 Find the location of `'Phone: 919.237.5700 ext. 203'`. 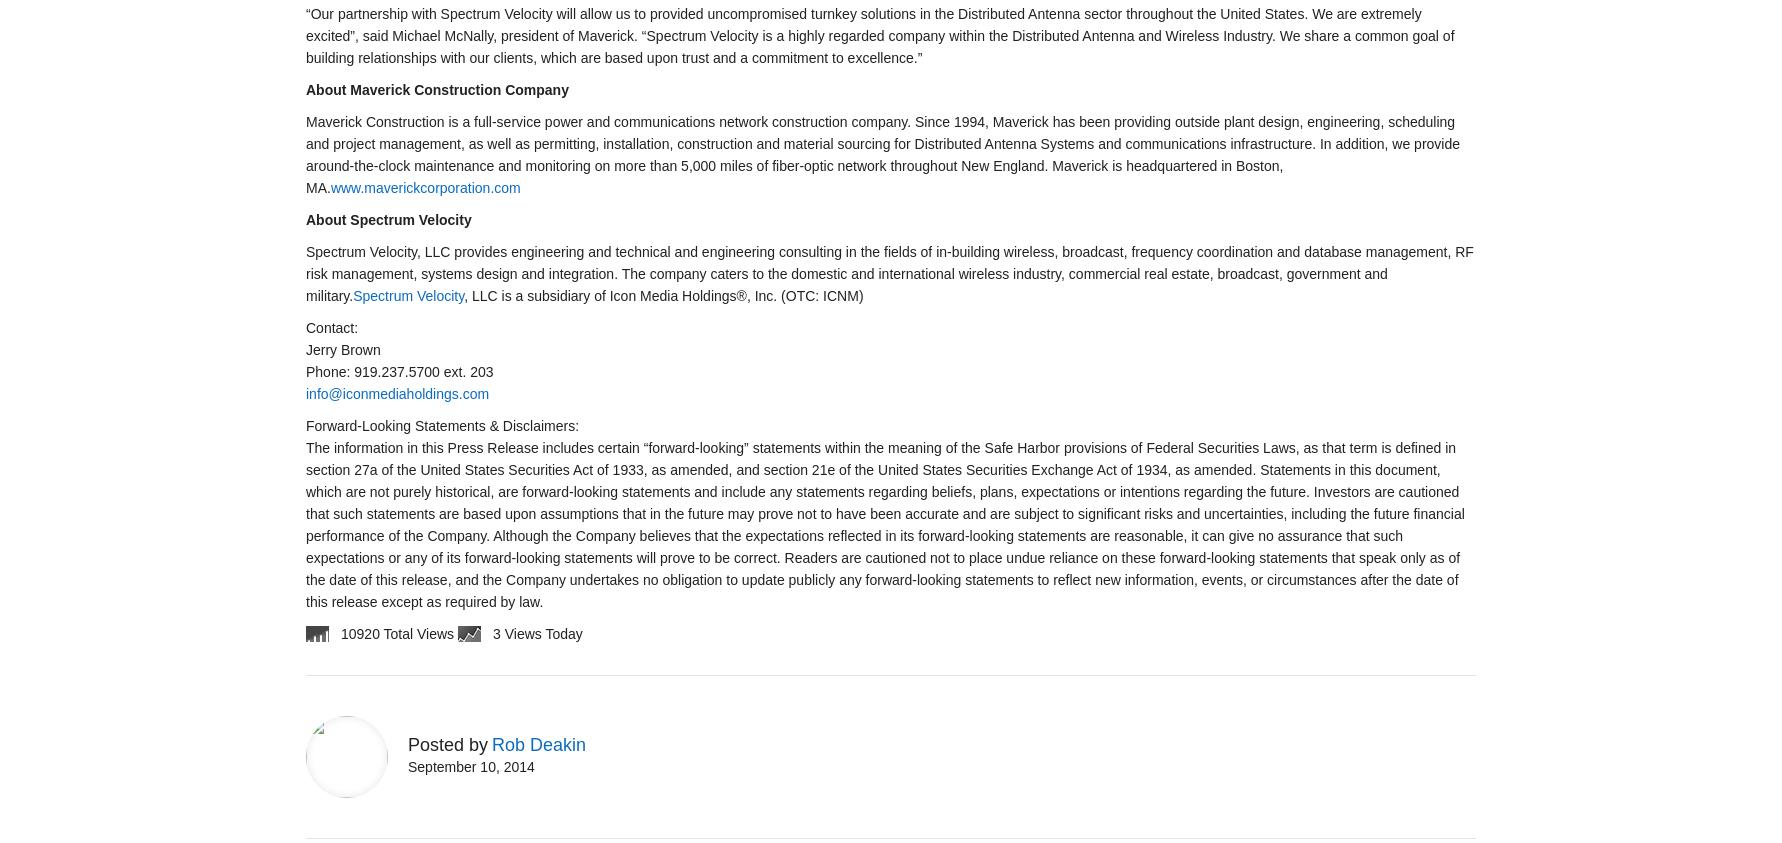

'Phone: 919.237.5700 ext. 203' is located at coordinates (399, 371).